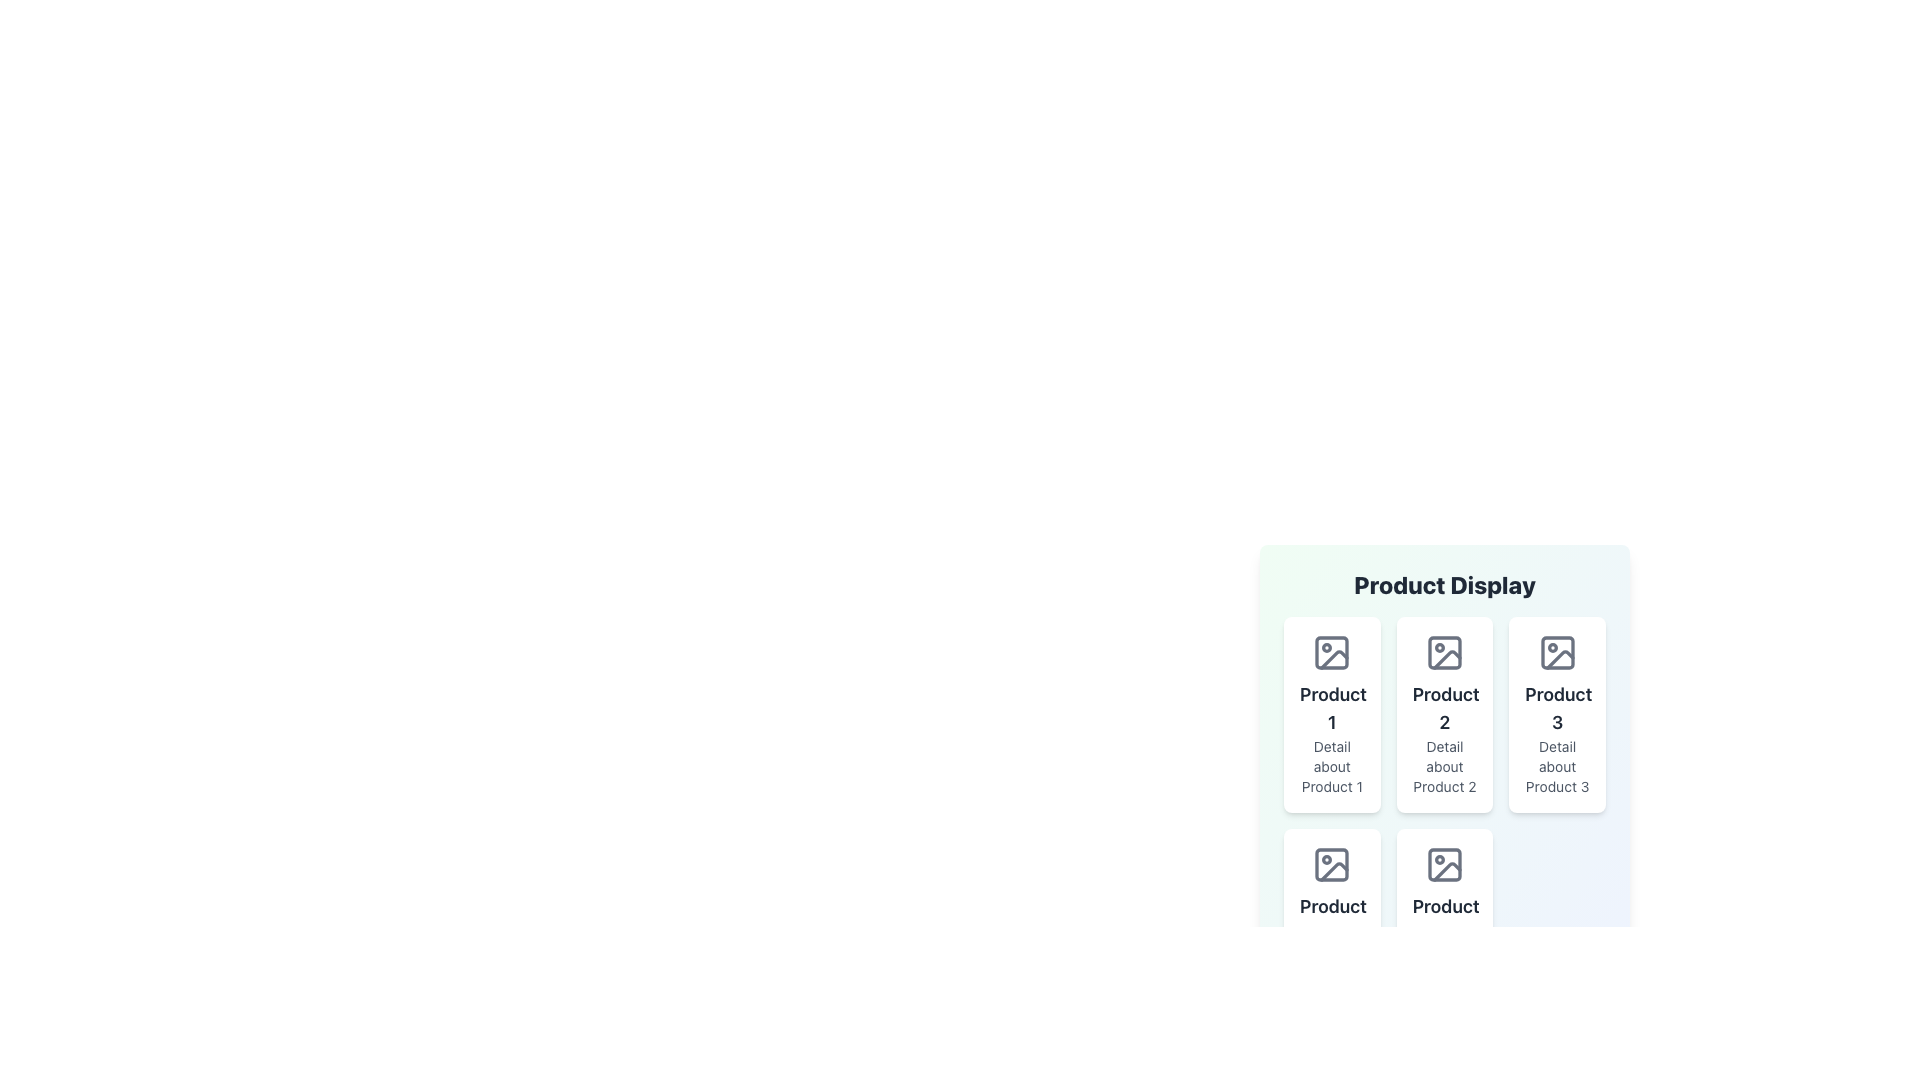  What do you see at coordinates (1444, 724) in the screenshot?
I see `the product display card located in the second column of the first row under the header 'Product Display'` at bounding box center [1444, 724].